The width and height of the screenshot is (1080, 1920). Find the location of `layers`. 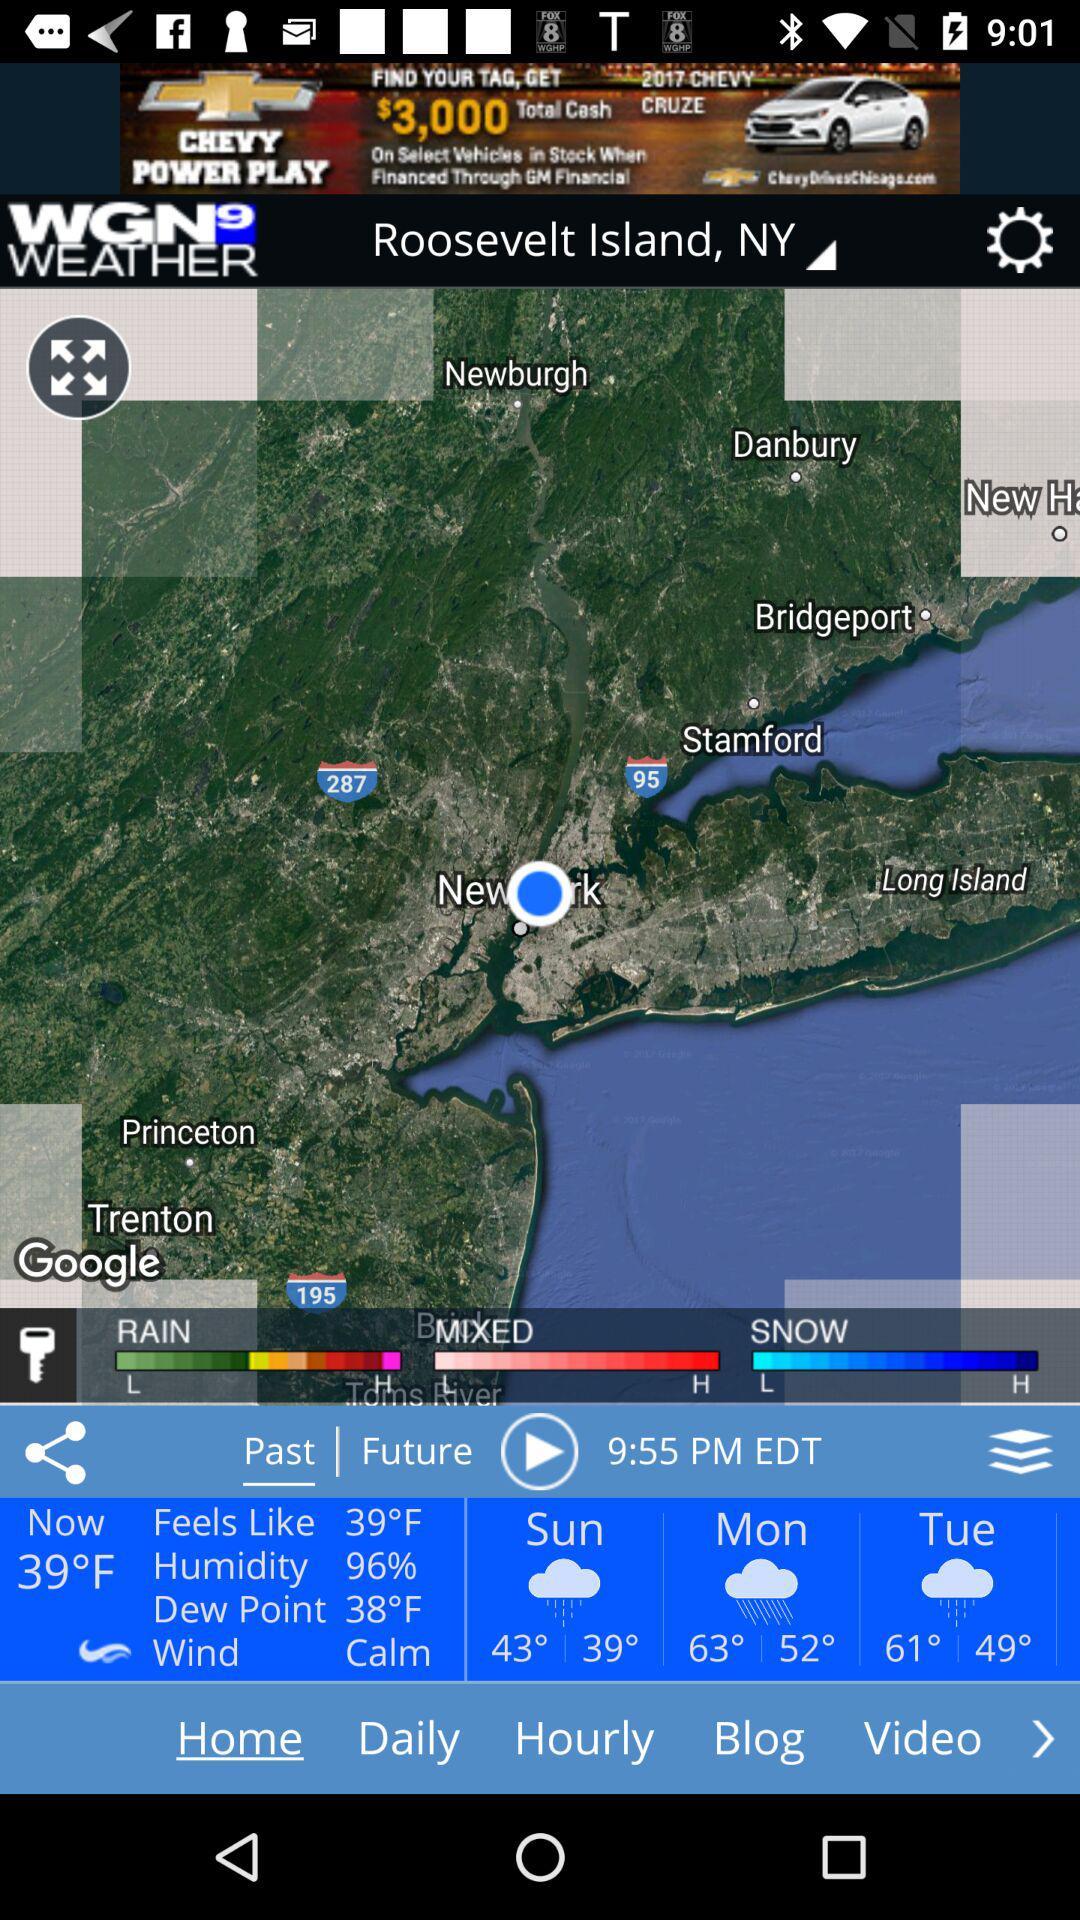

layers is located at coordinates (1020, 1451).